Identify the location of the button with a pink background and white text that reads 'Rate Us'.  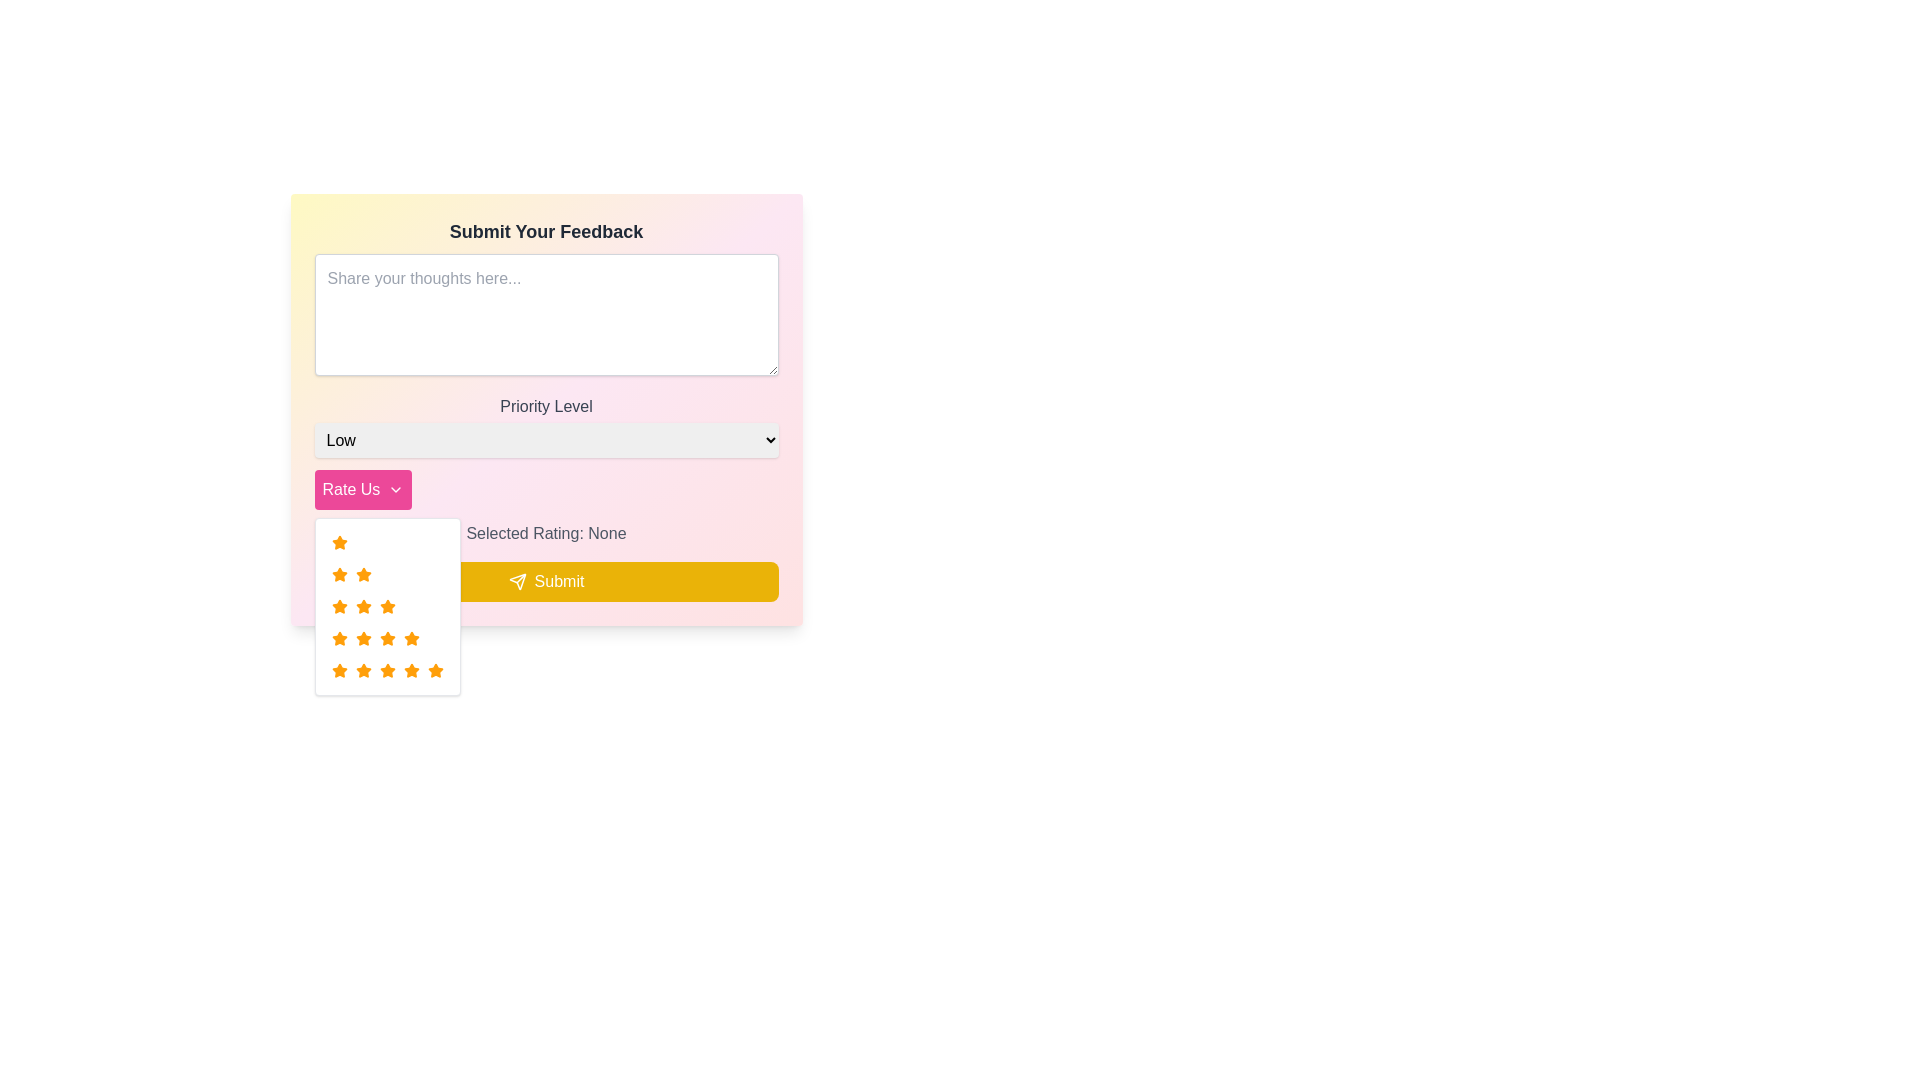
(363, 489).